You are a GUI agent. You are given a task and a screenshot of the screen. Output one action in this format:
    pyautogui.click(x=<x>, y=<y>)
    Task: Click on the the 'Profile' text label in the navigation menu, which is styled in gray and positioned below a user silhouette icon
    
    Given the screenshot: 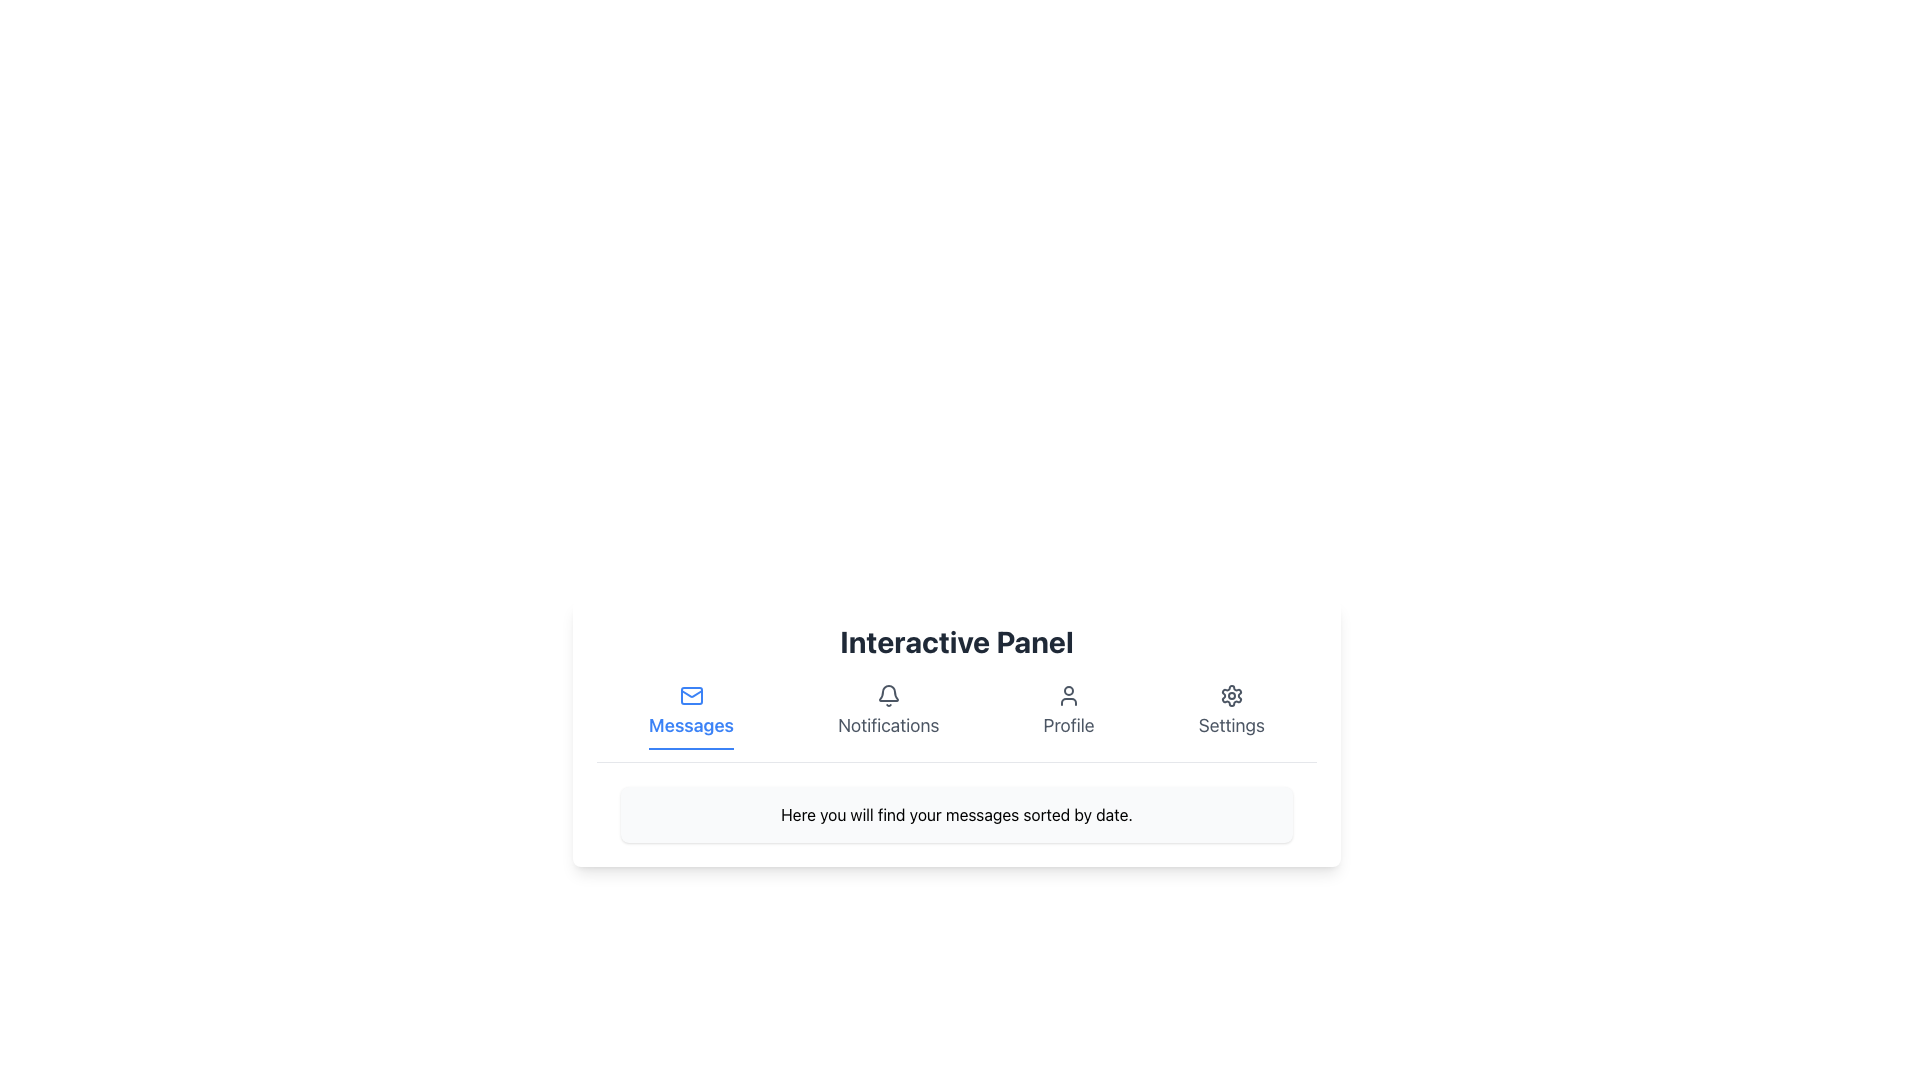 What is the action you would take?
    pyautogui.click(x=1068, y=725)
    